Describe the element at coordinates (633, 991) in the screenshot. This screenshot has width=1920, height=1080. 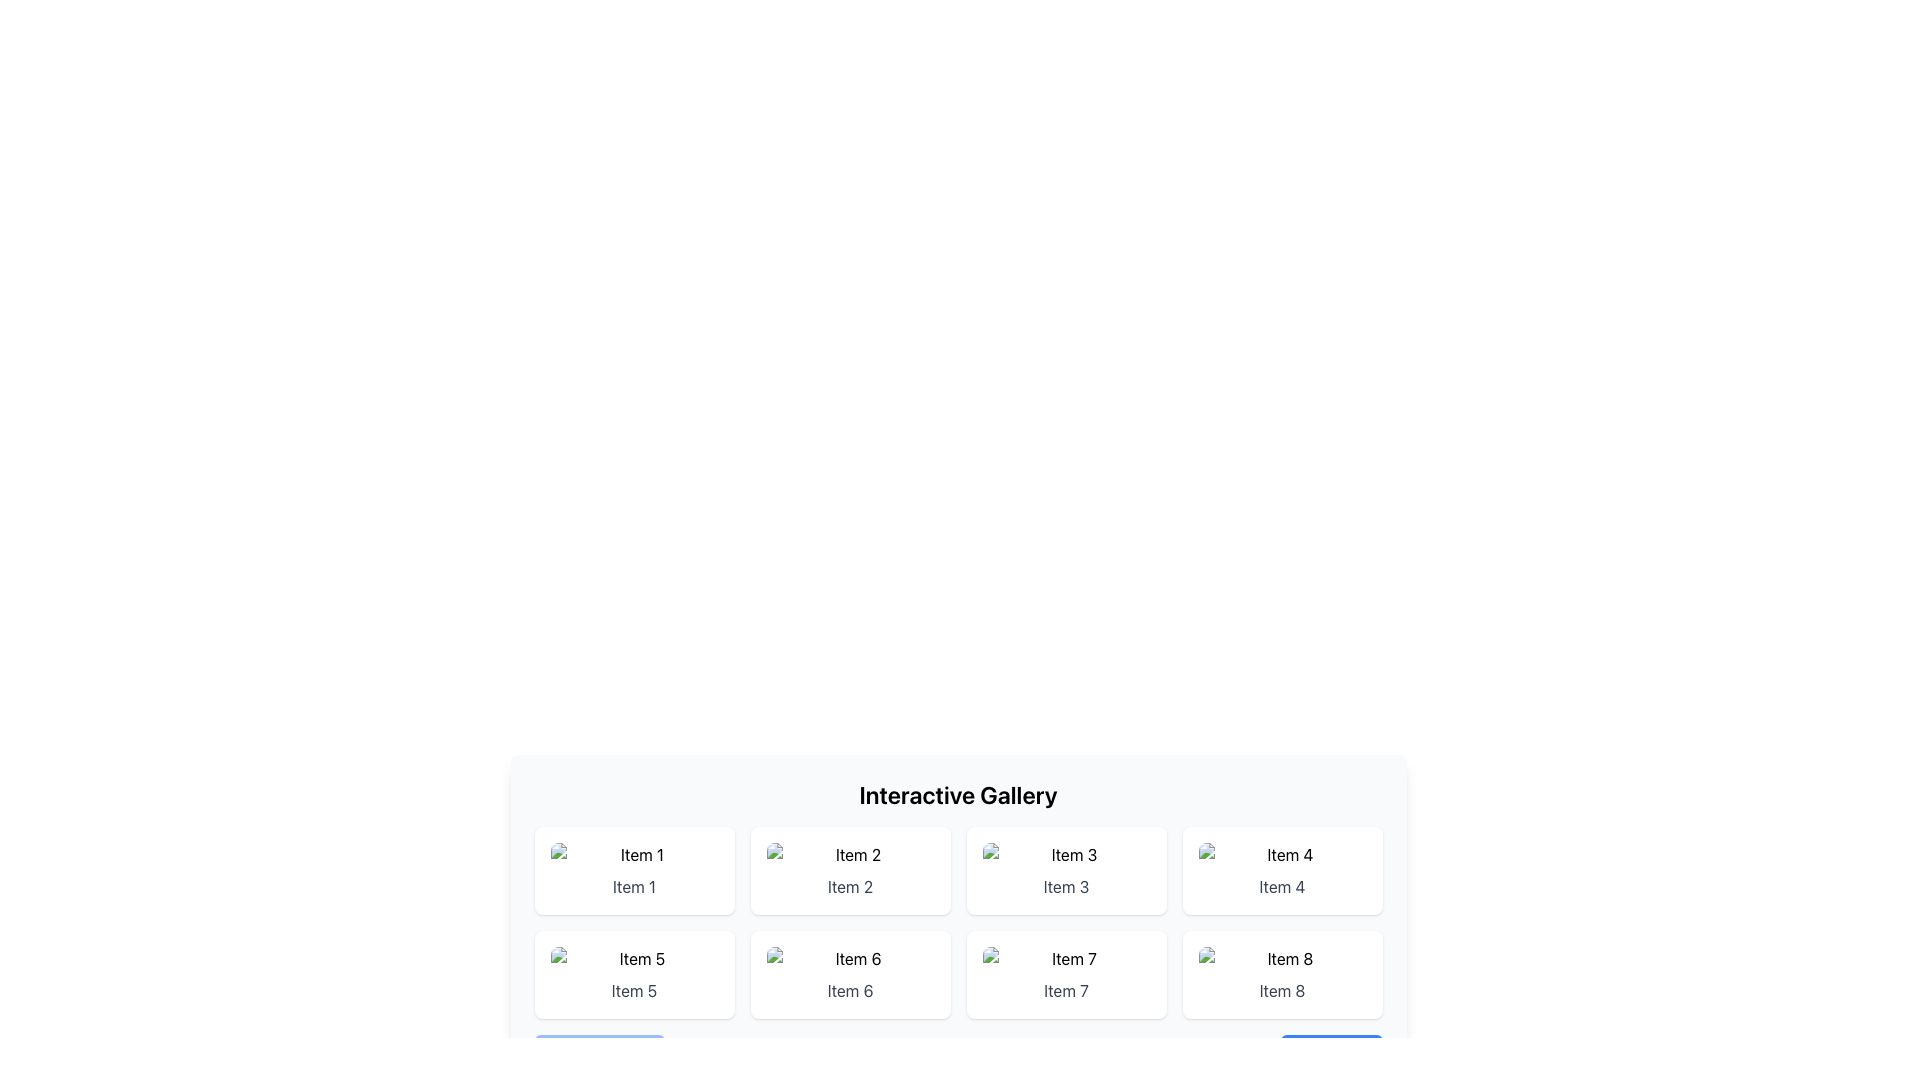
I see `the text label displaying 'Item 5', which is centered below an image in a white rounded rectangle with a shadow, located in the second row and first column of the grid layout` at that location.